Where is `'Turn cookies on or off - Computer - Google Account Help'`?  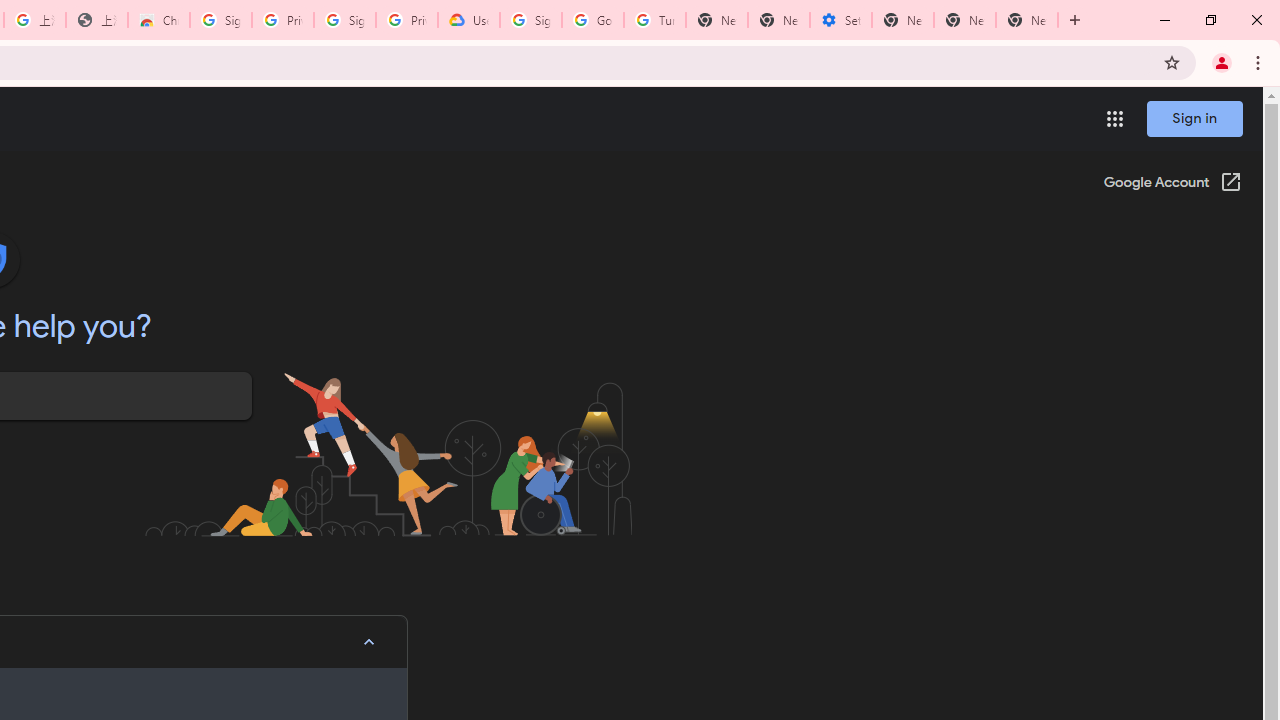 'Turn cookies on or off - Computer - Google Account Help' is located at coordinates (654, 20).